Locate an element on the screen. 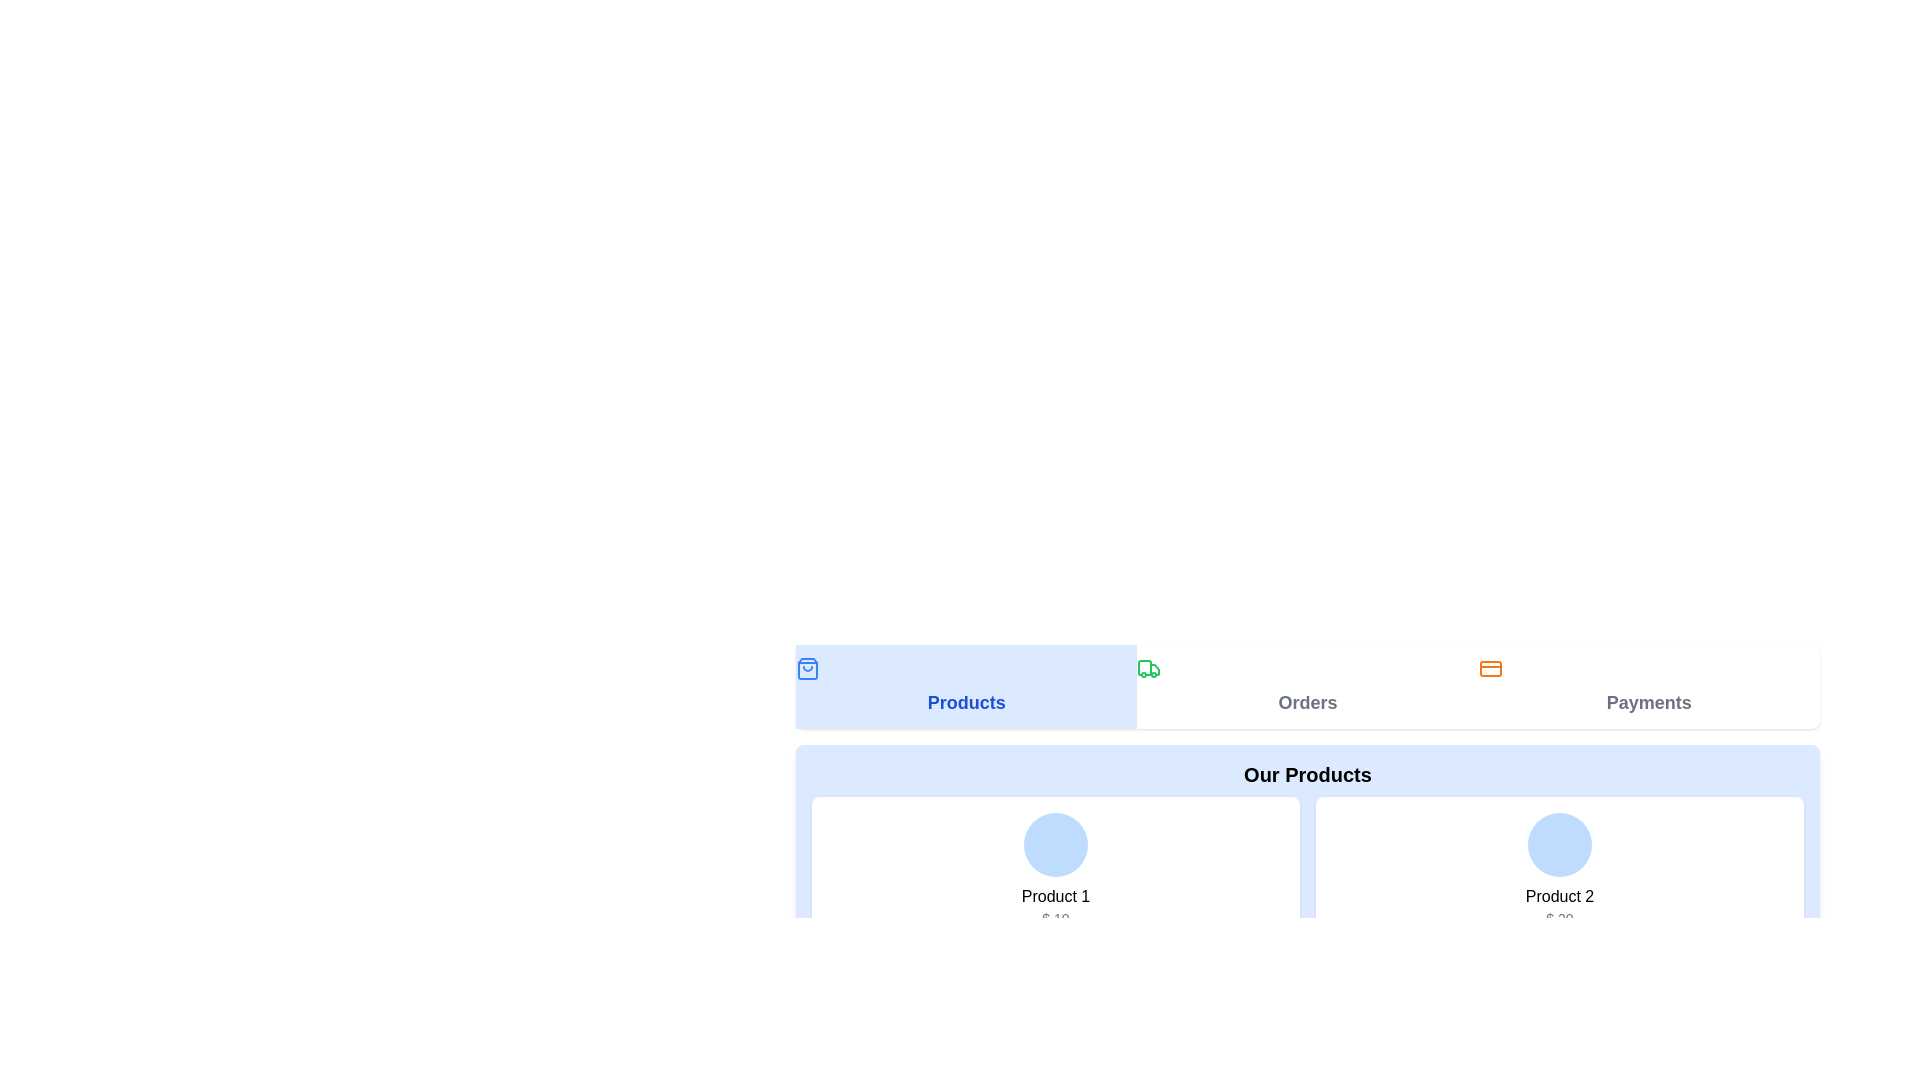 This screenshot has width=1920, height=1080. the 'Product 2' text label located beneath the circular avatar and above the price label, to focus on it is located at coordinates (1559, 896).